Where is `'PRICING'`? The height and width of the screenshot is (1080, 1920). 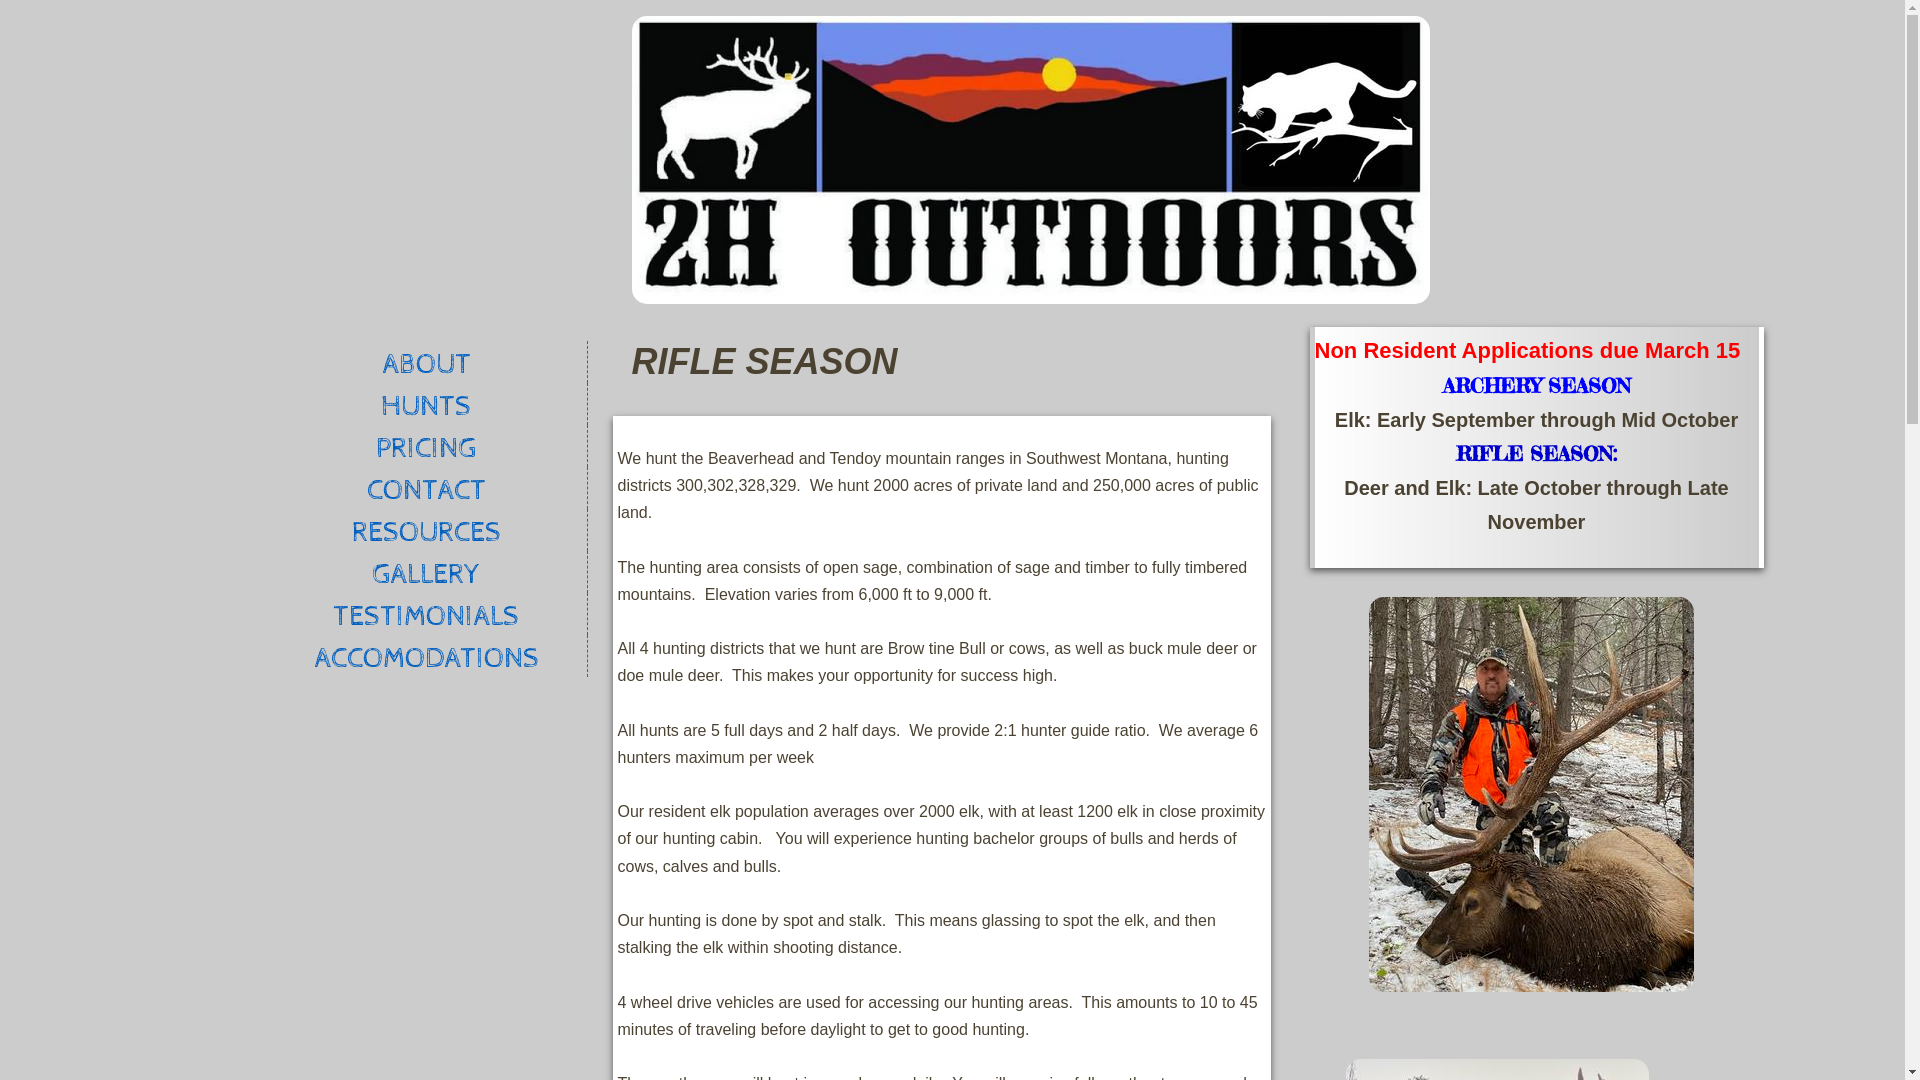
'PRICING' is located at coordinates (264, 445).